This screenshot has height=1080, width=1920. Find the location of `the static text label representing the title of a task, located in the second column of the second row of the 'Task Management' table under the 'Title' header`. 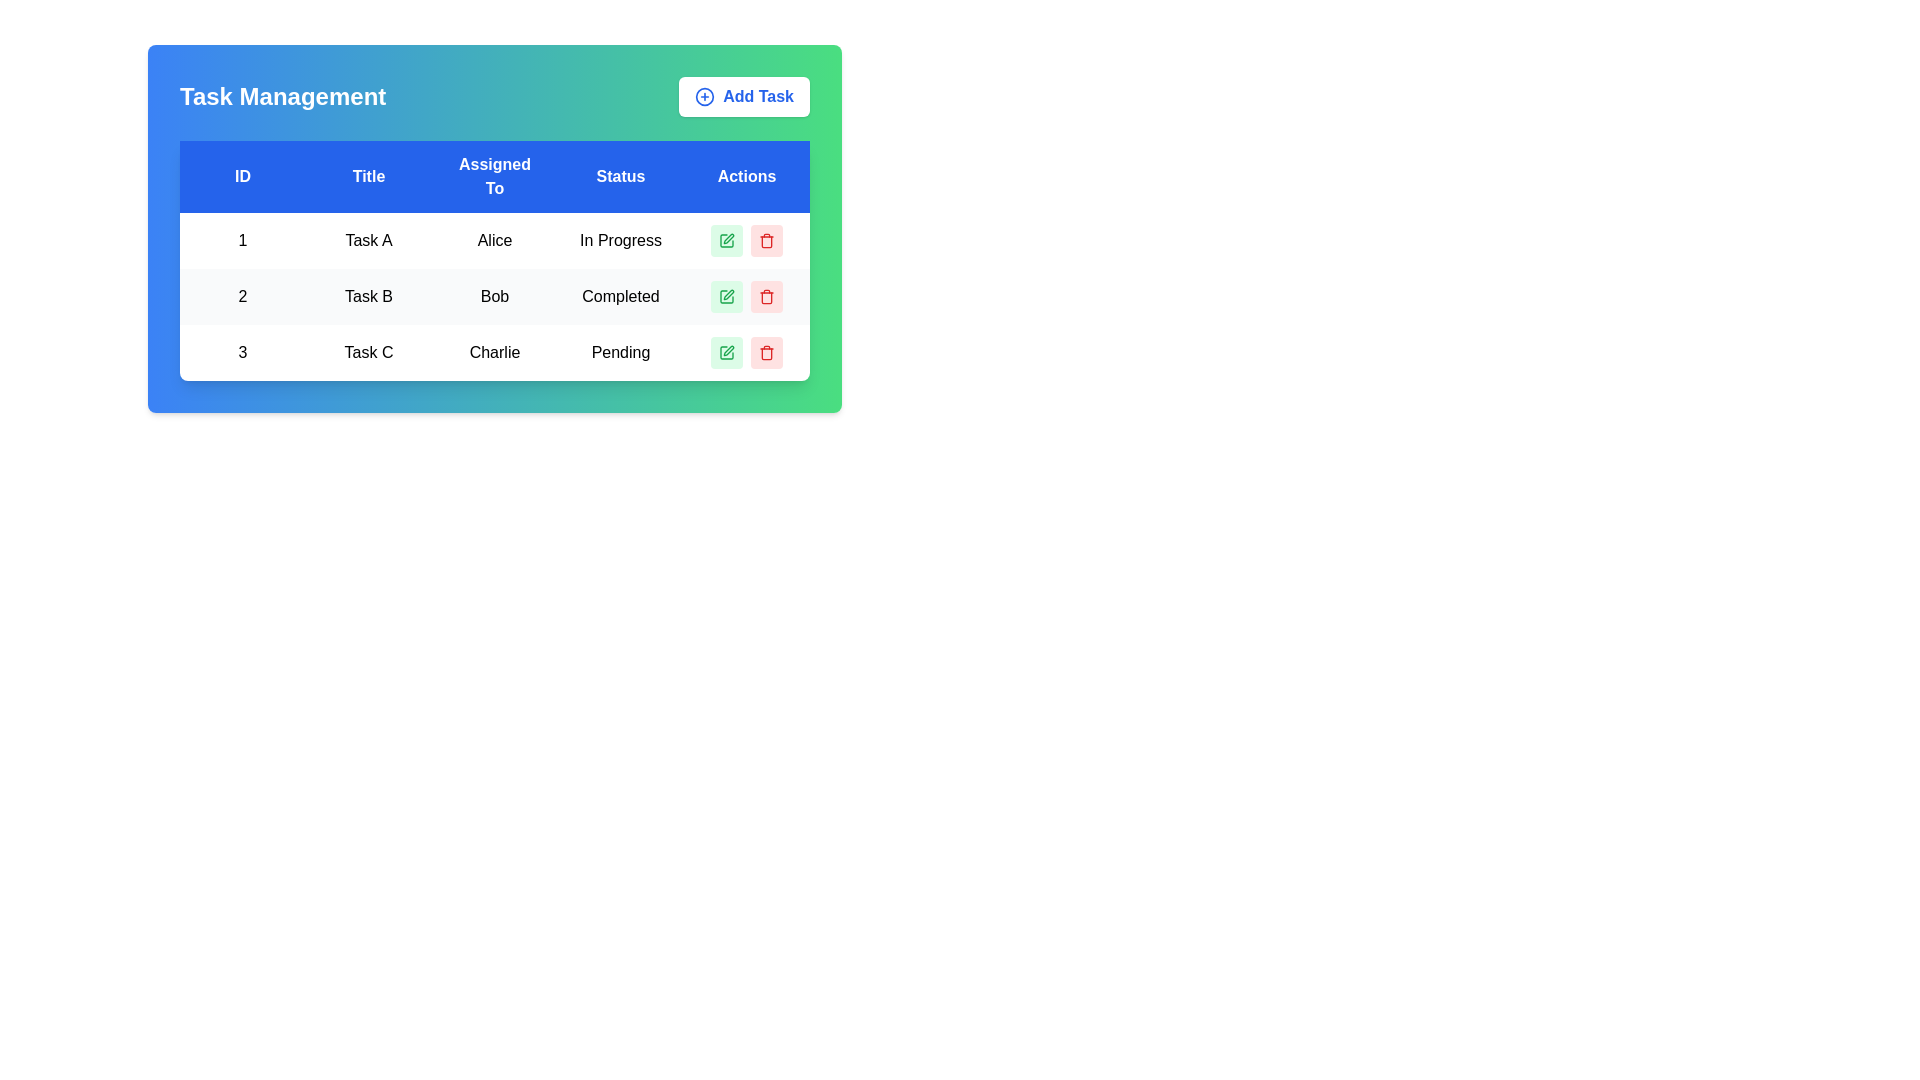

the static text label representing the title of a task, located in the second column of the second row of the 'Task Management' table under the 'Title' header is located at coordinates (369, 297).